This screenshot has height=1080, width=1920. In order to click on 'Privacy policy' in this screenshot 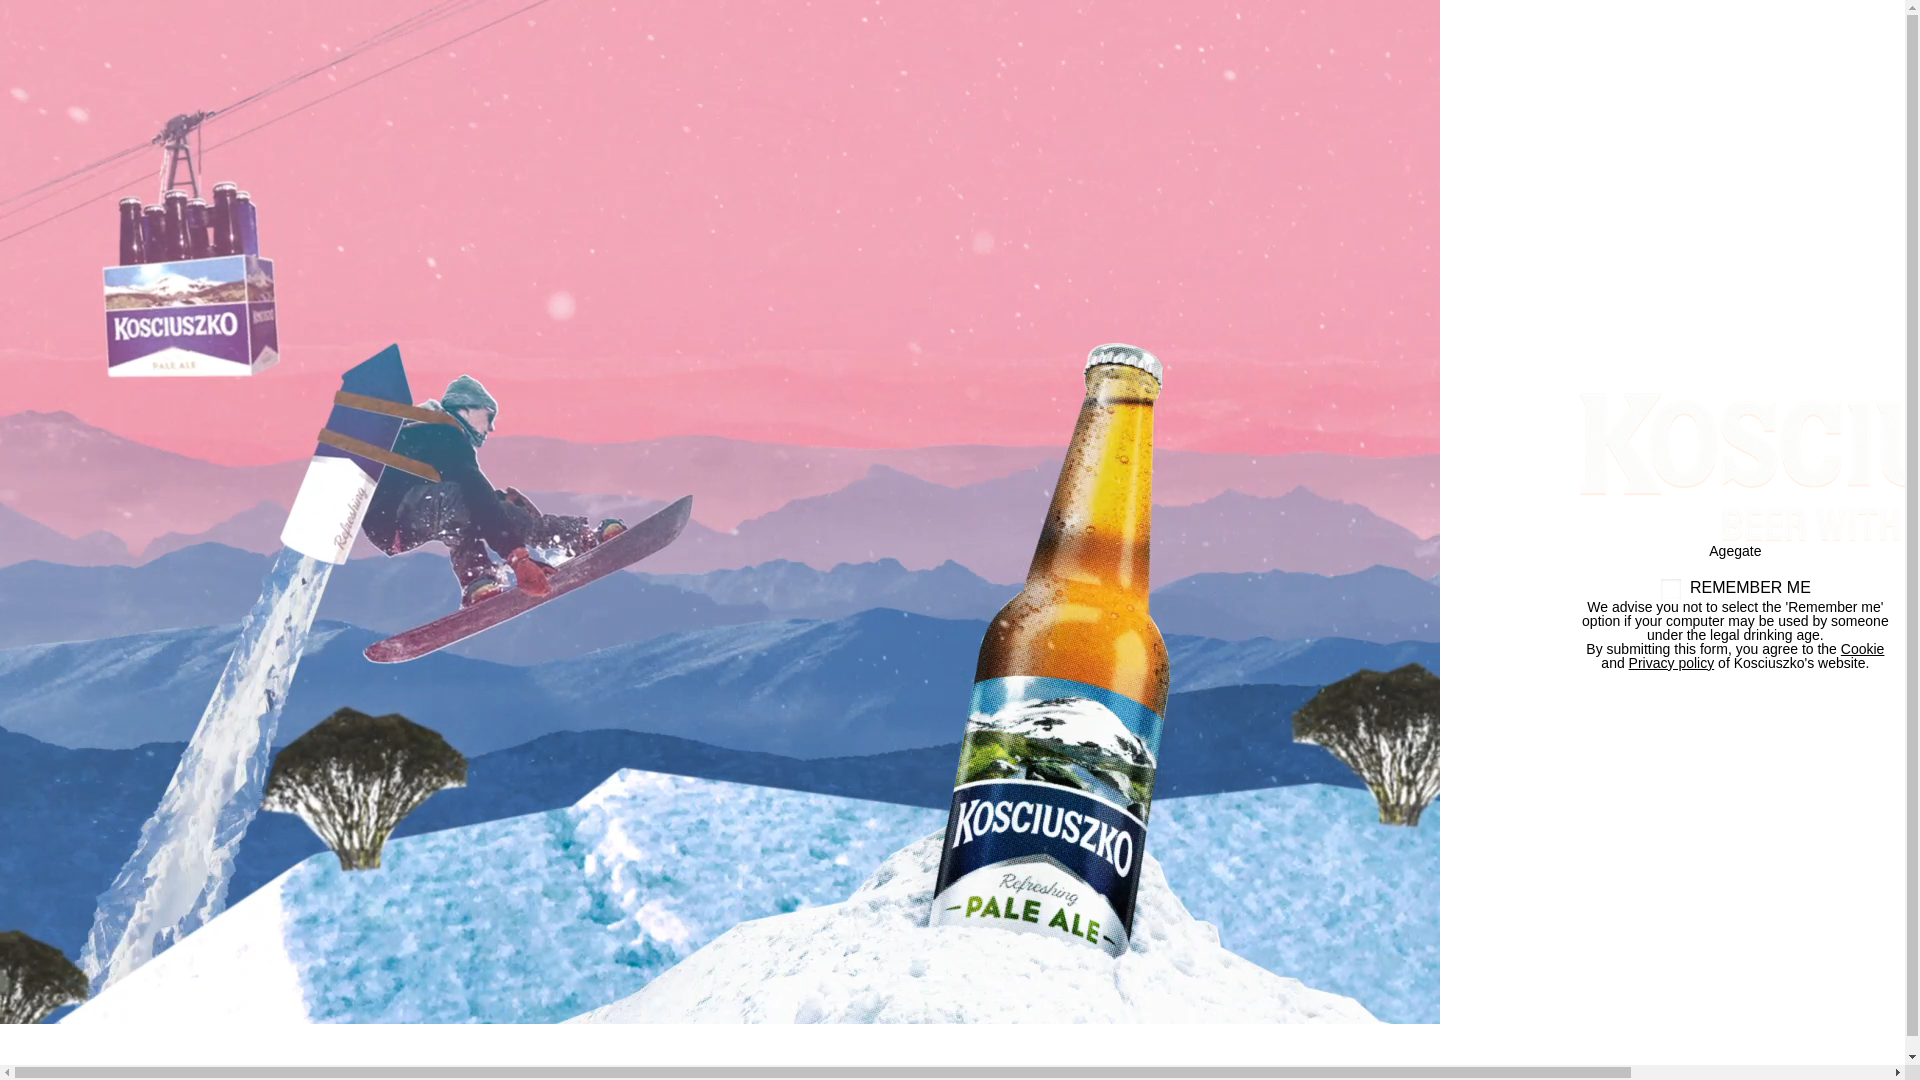, I will do `click(1671, 662)`.